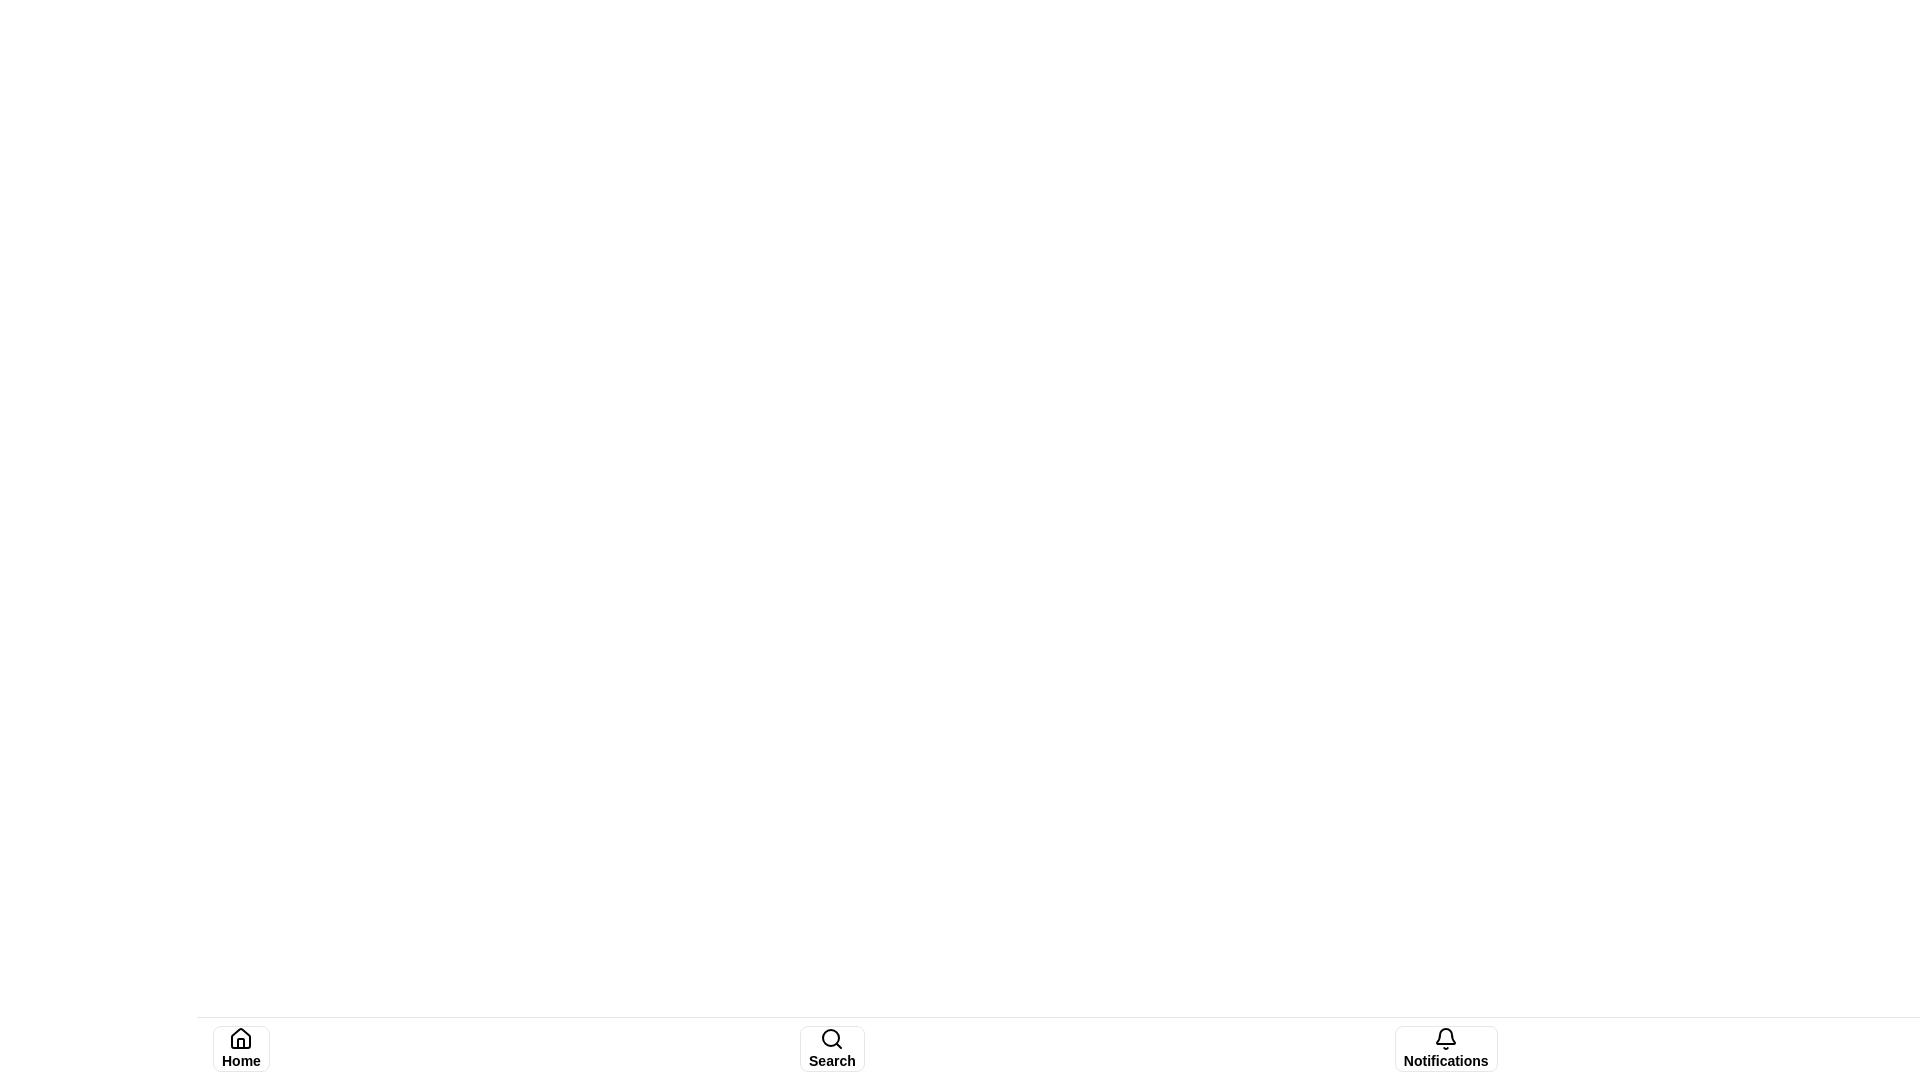  I want to click on the navigation item labeled Notifications, so click(1446, 1048).